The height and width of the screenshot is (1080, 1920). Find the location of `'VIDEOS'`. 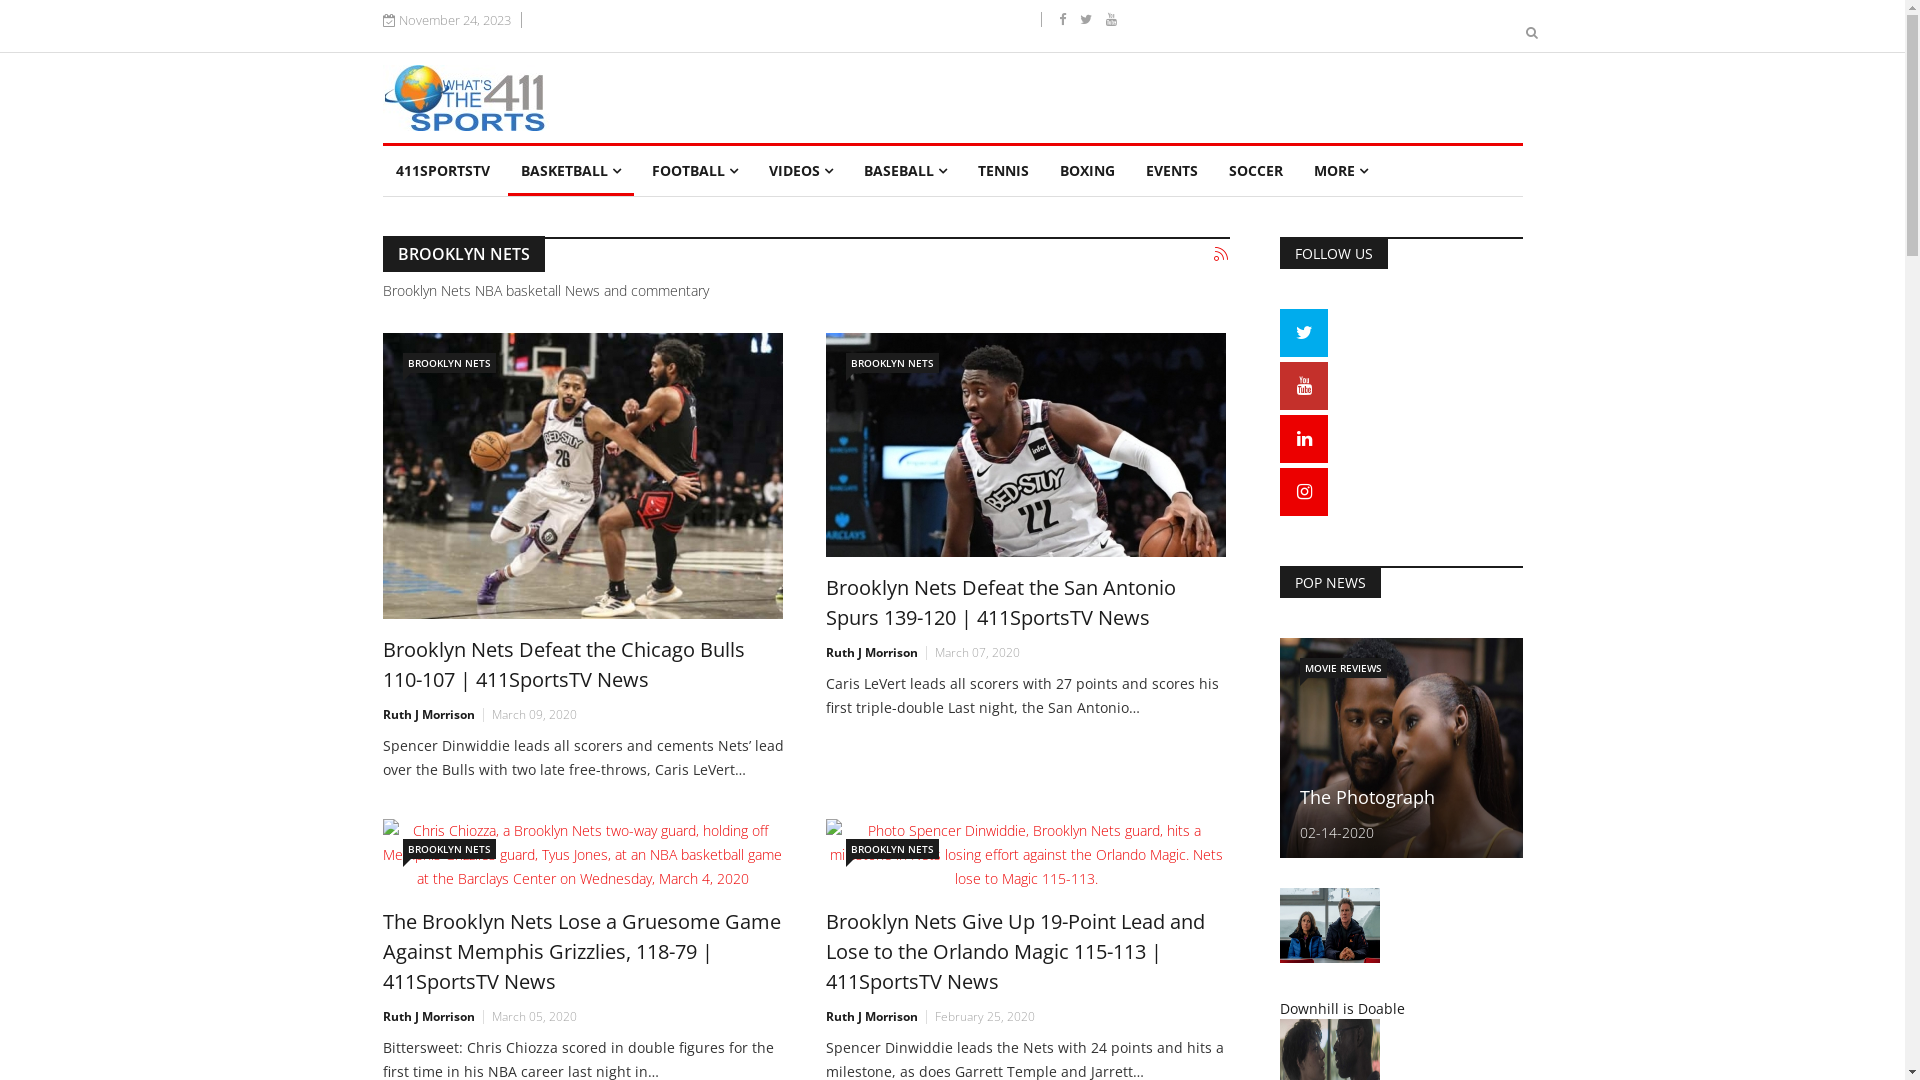

'VIDEOS' is located at coordinates (801, 169).